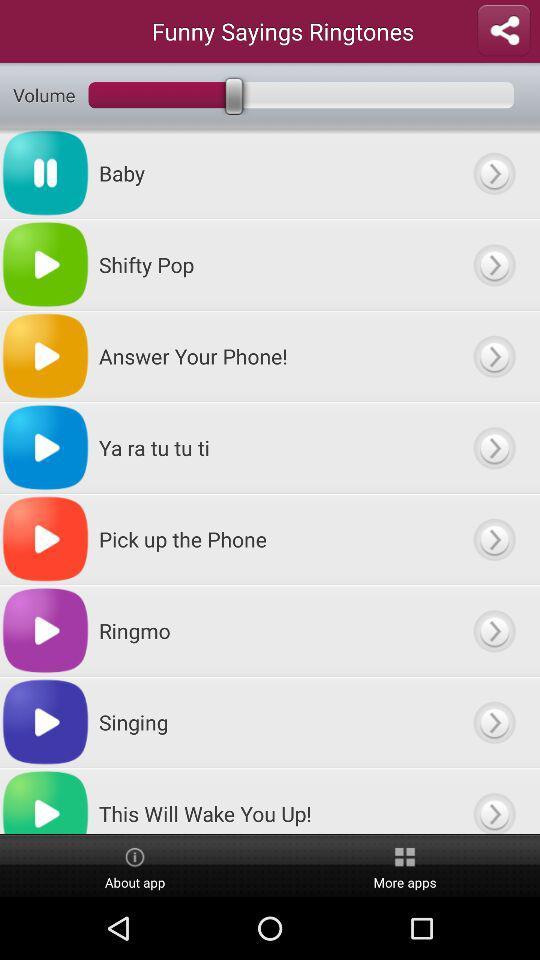  Describe the element at coordinates (493, 629) in the screenshot. I see `ringmo link` at that location.